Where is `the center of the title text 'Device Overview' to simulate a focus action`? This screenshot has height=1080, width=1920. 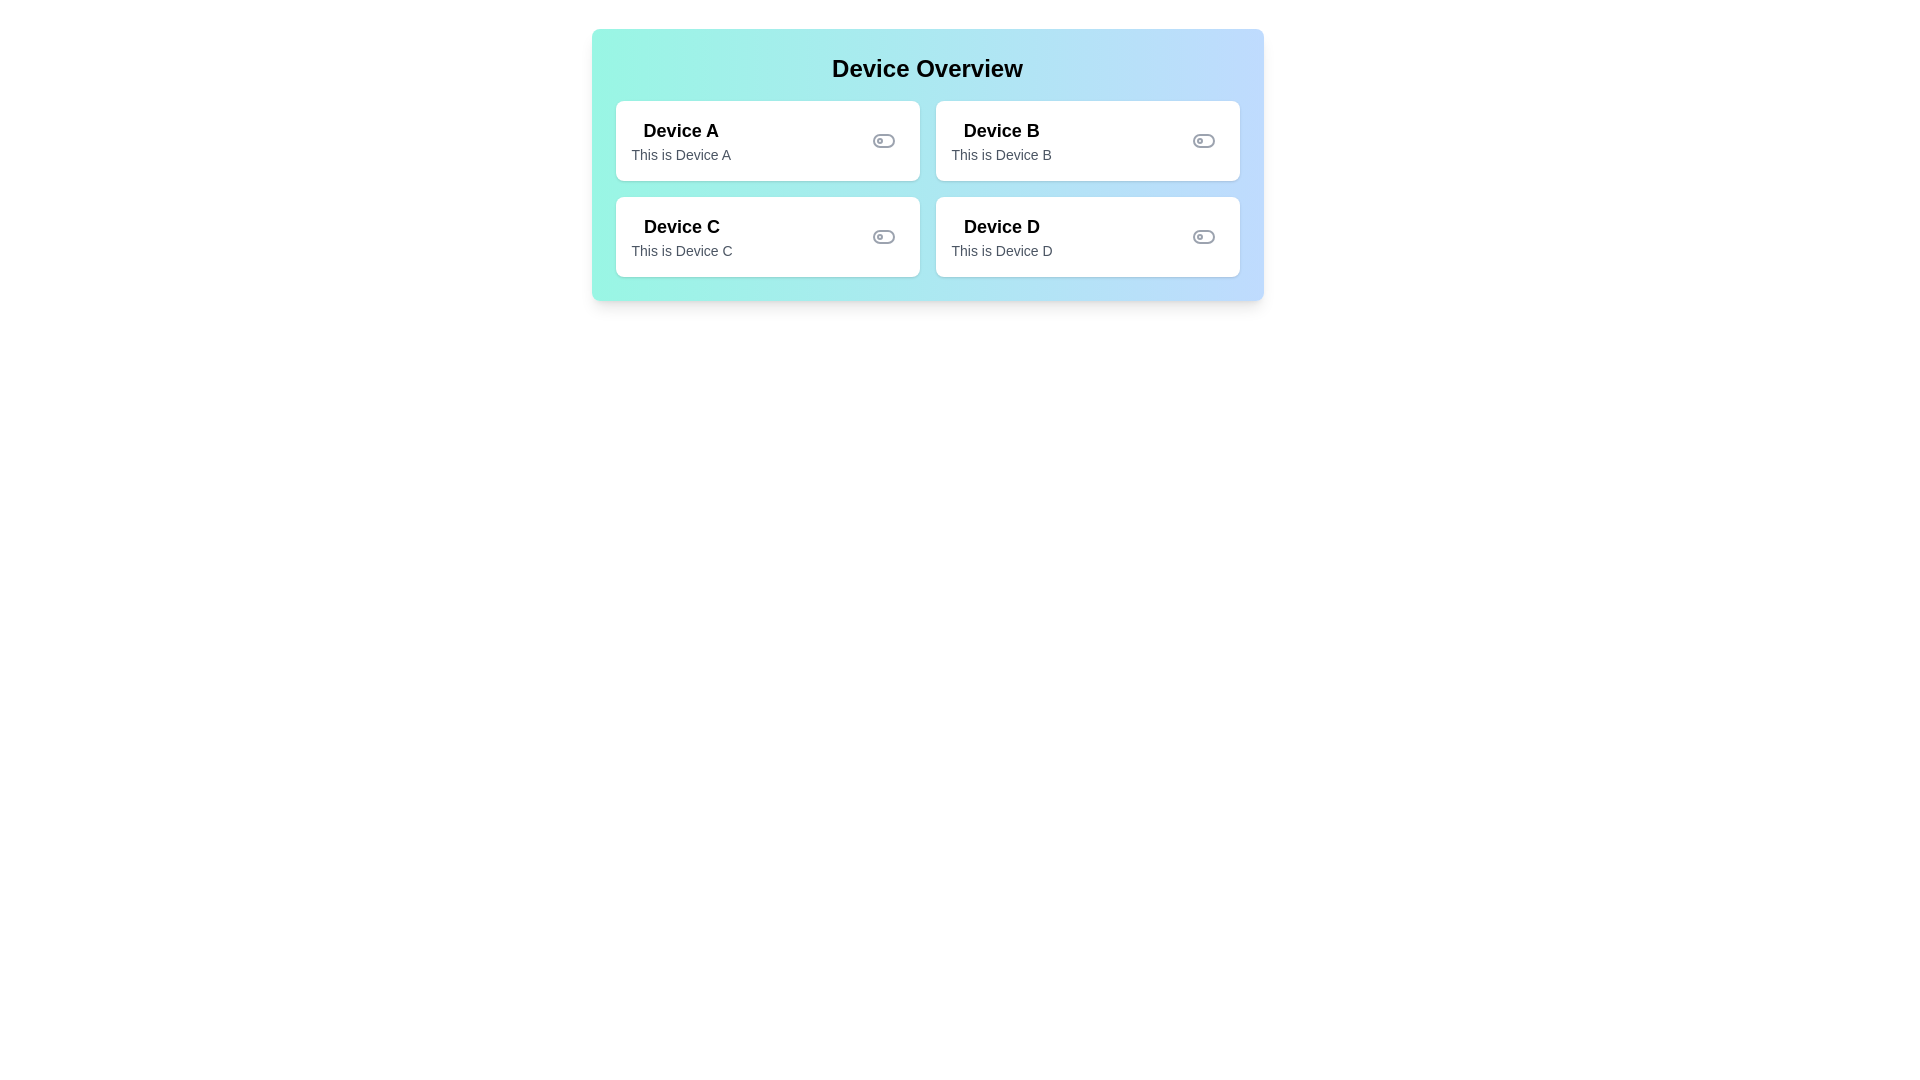
the center of the title text 'Device Overview' to simulate a focus action is located at coordinates (926, 68).